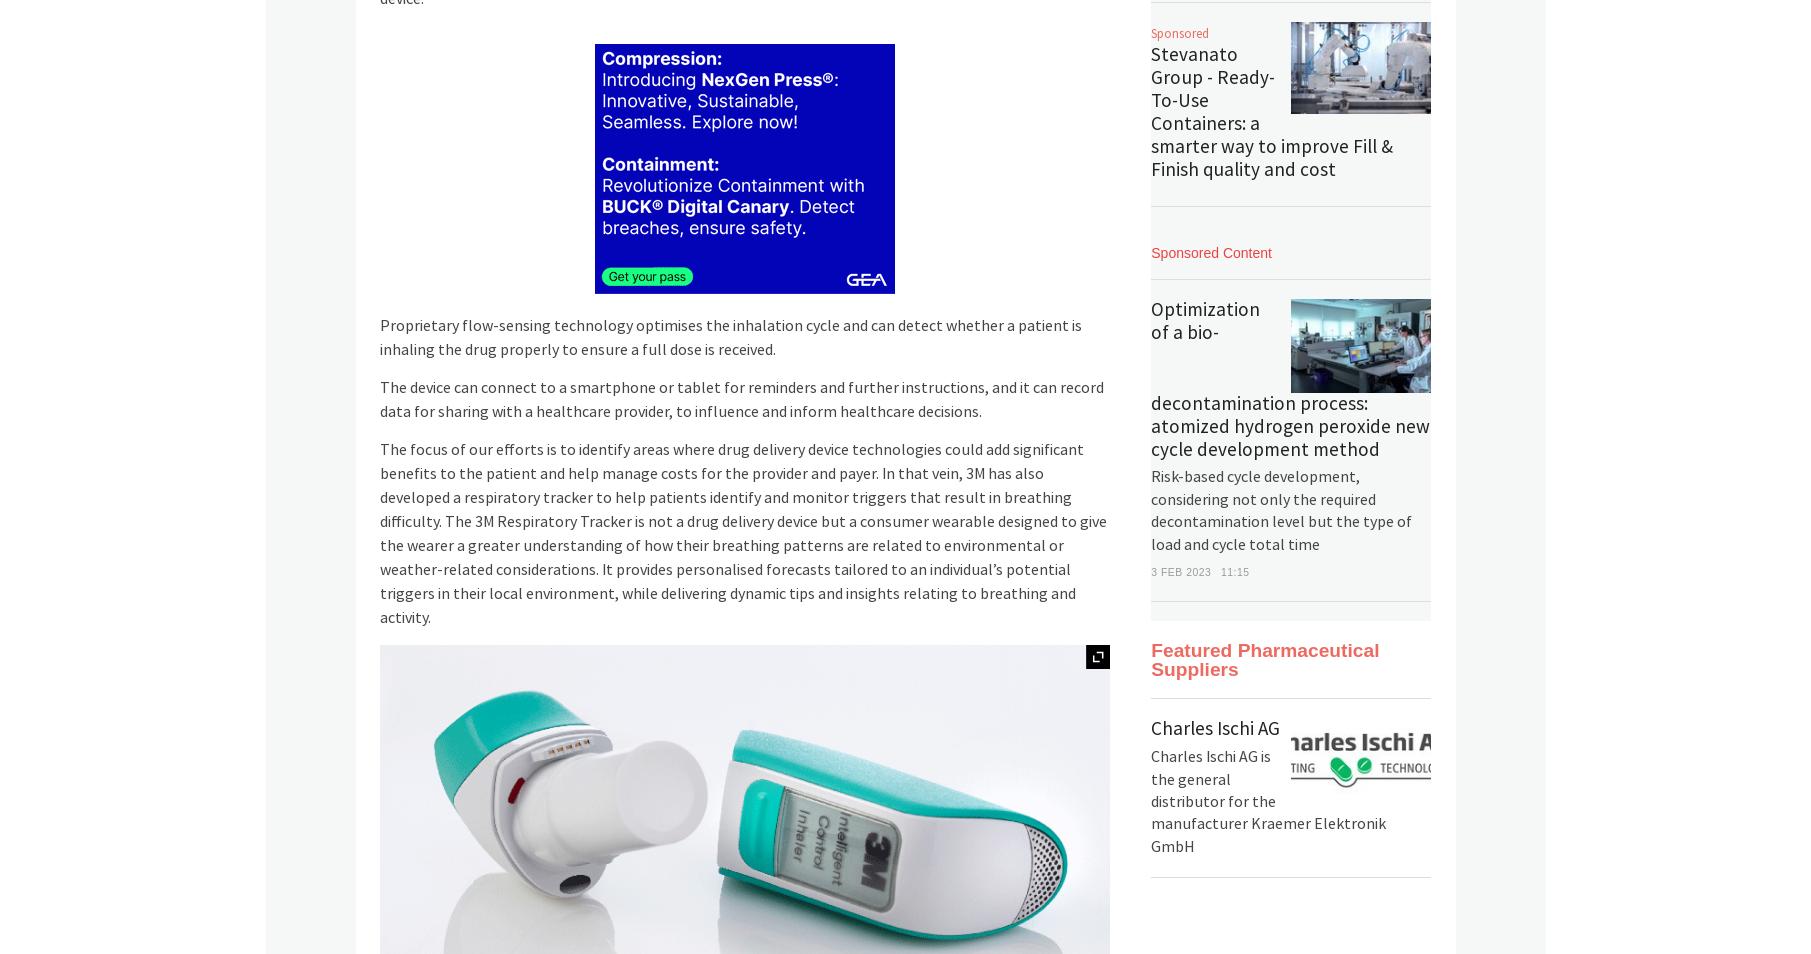  I want to click on 'Risk-based cycle development, considering not only the required decontamination level but the type of load and cycle total time', so click(1281, 509).